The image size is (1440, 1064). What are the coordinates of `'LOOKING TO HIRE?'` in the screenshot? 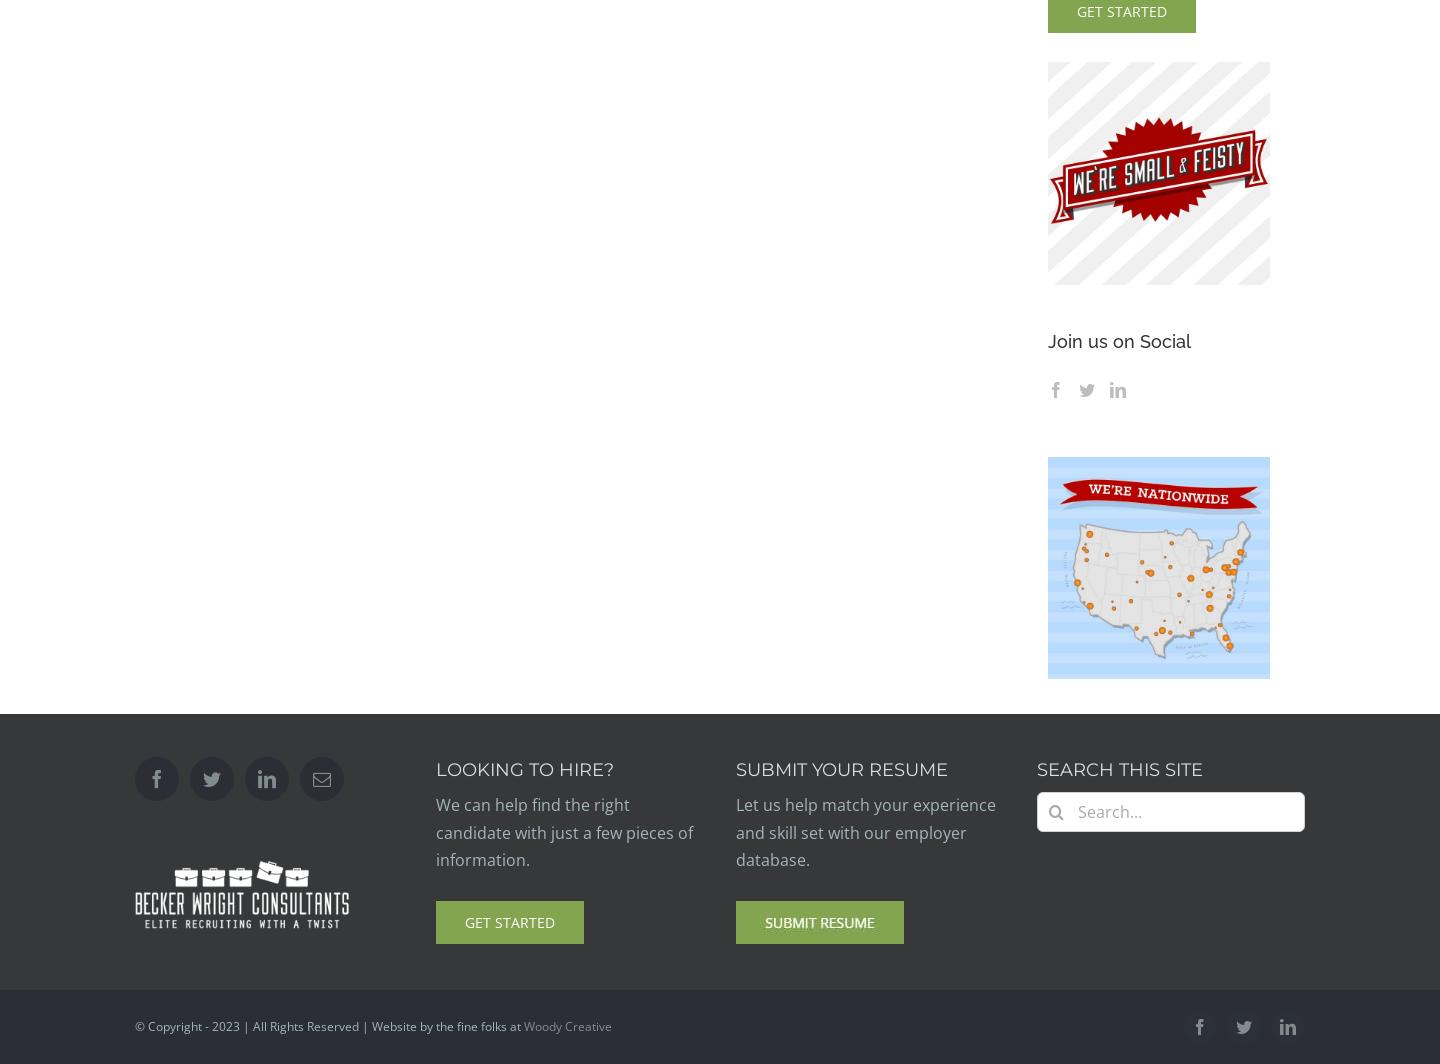 It's located at (523, 770).